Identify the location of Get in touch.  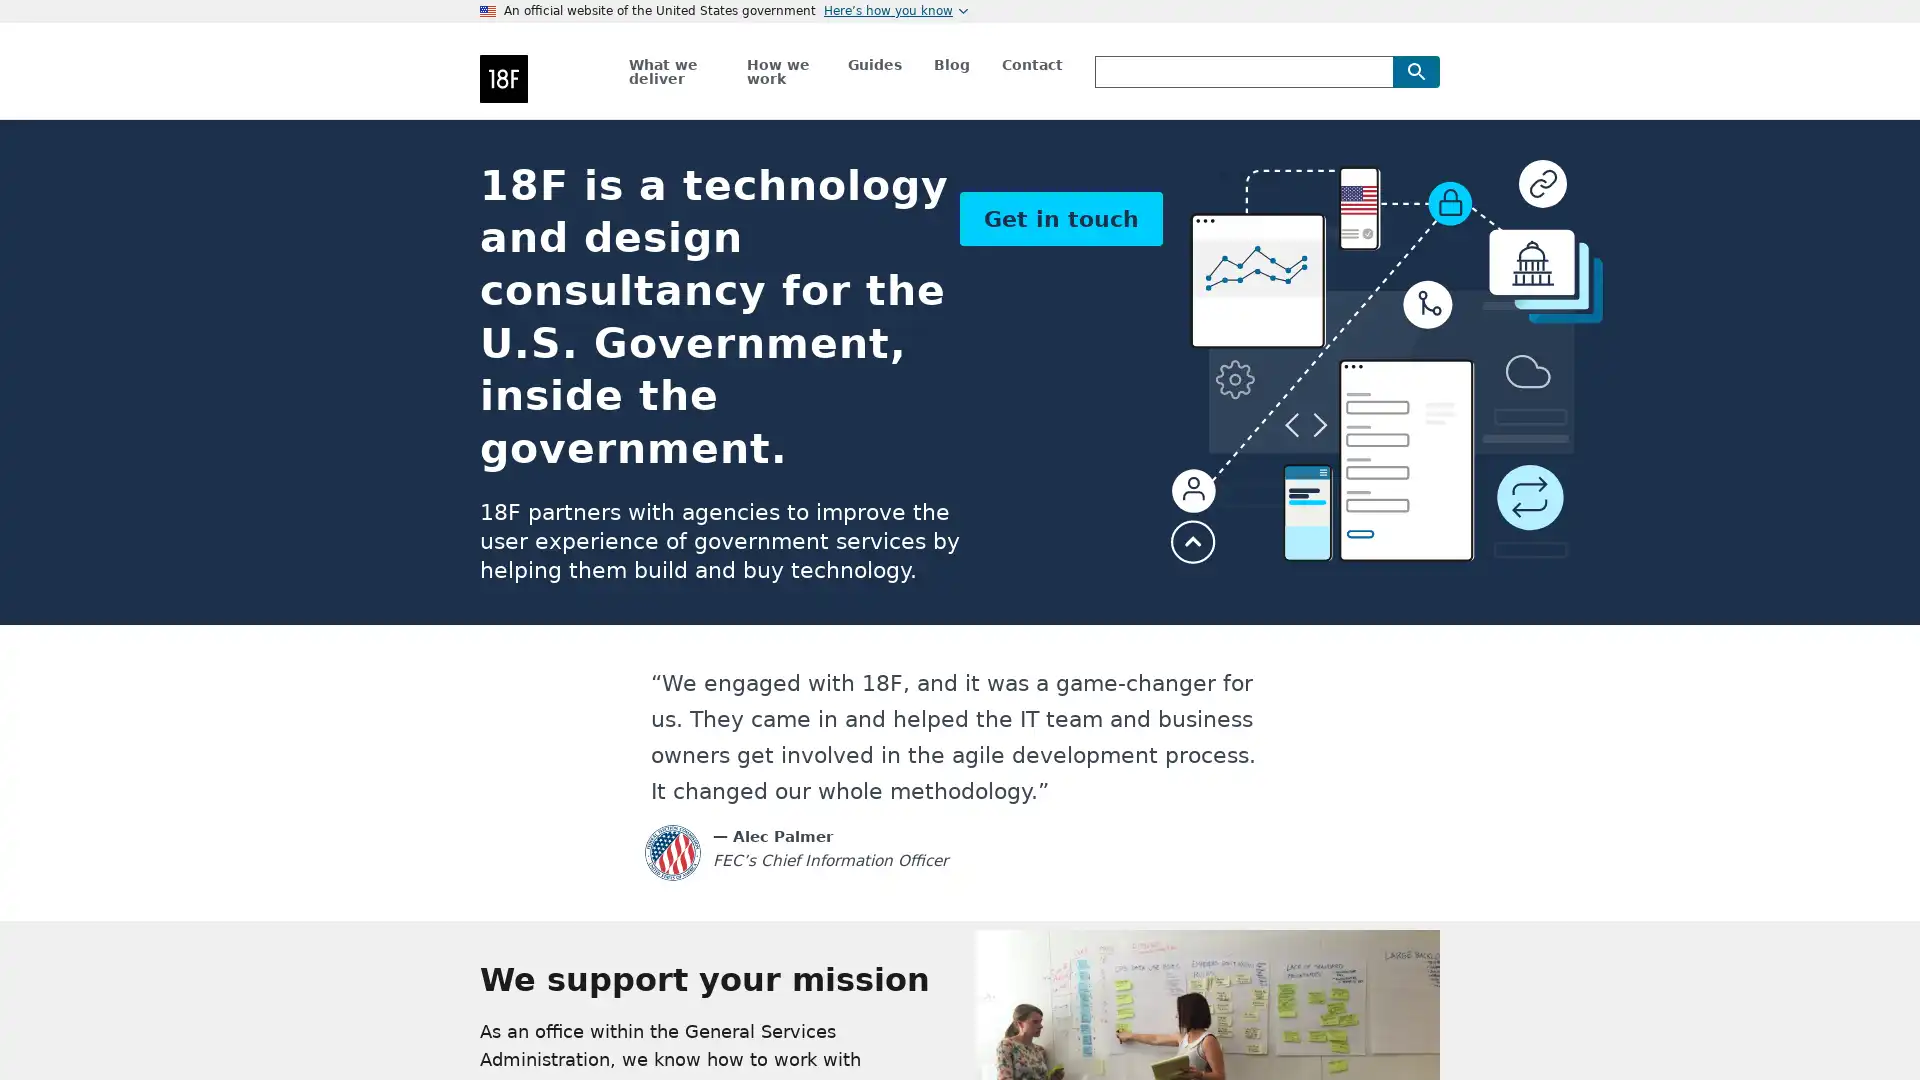
(1060, 218).